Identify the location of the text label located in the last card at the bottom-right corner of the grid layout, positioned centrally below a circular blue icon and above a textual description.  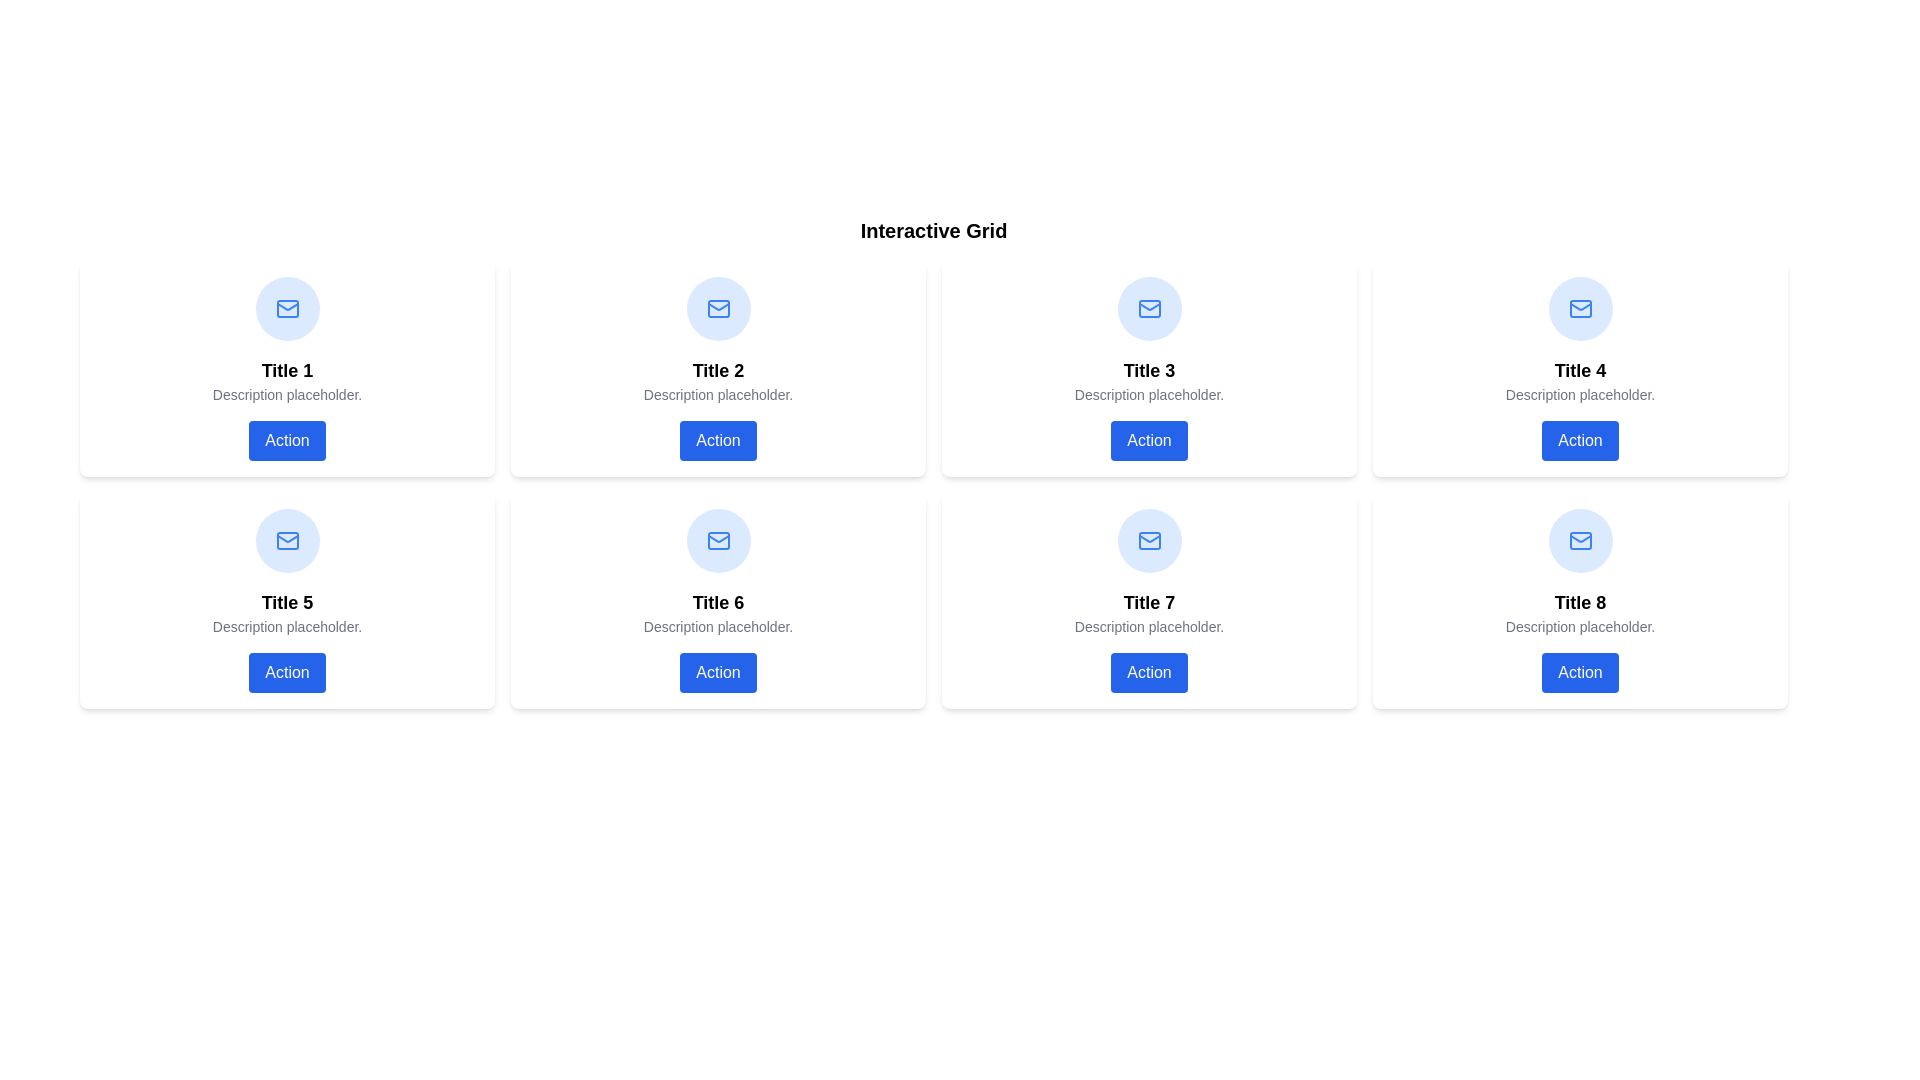
(1579, 601).